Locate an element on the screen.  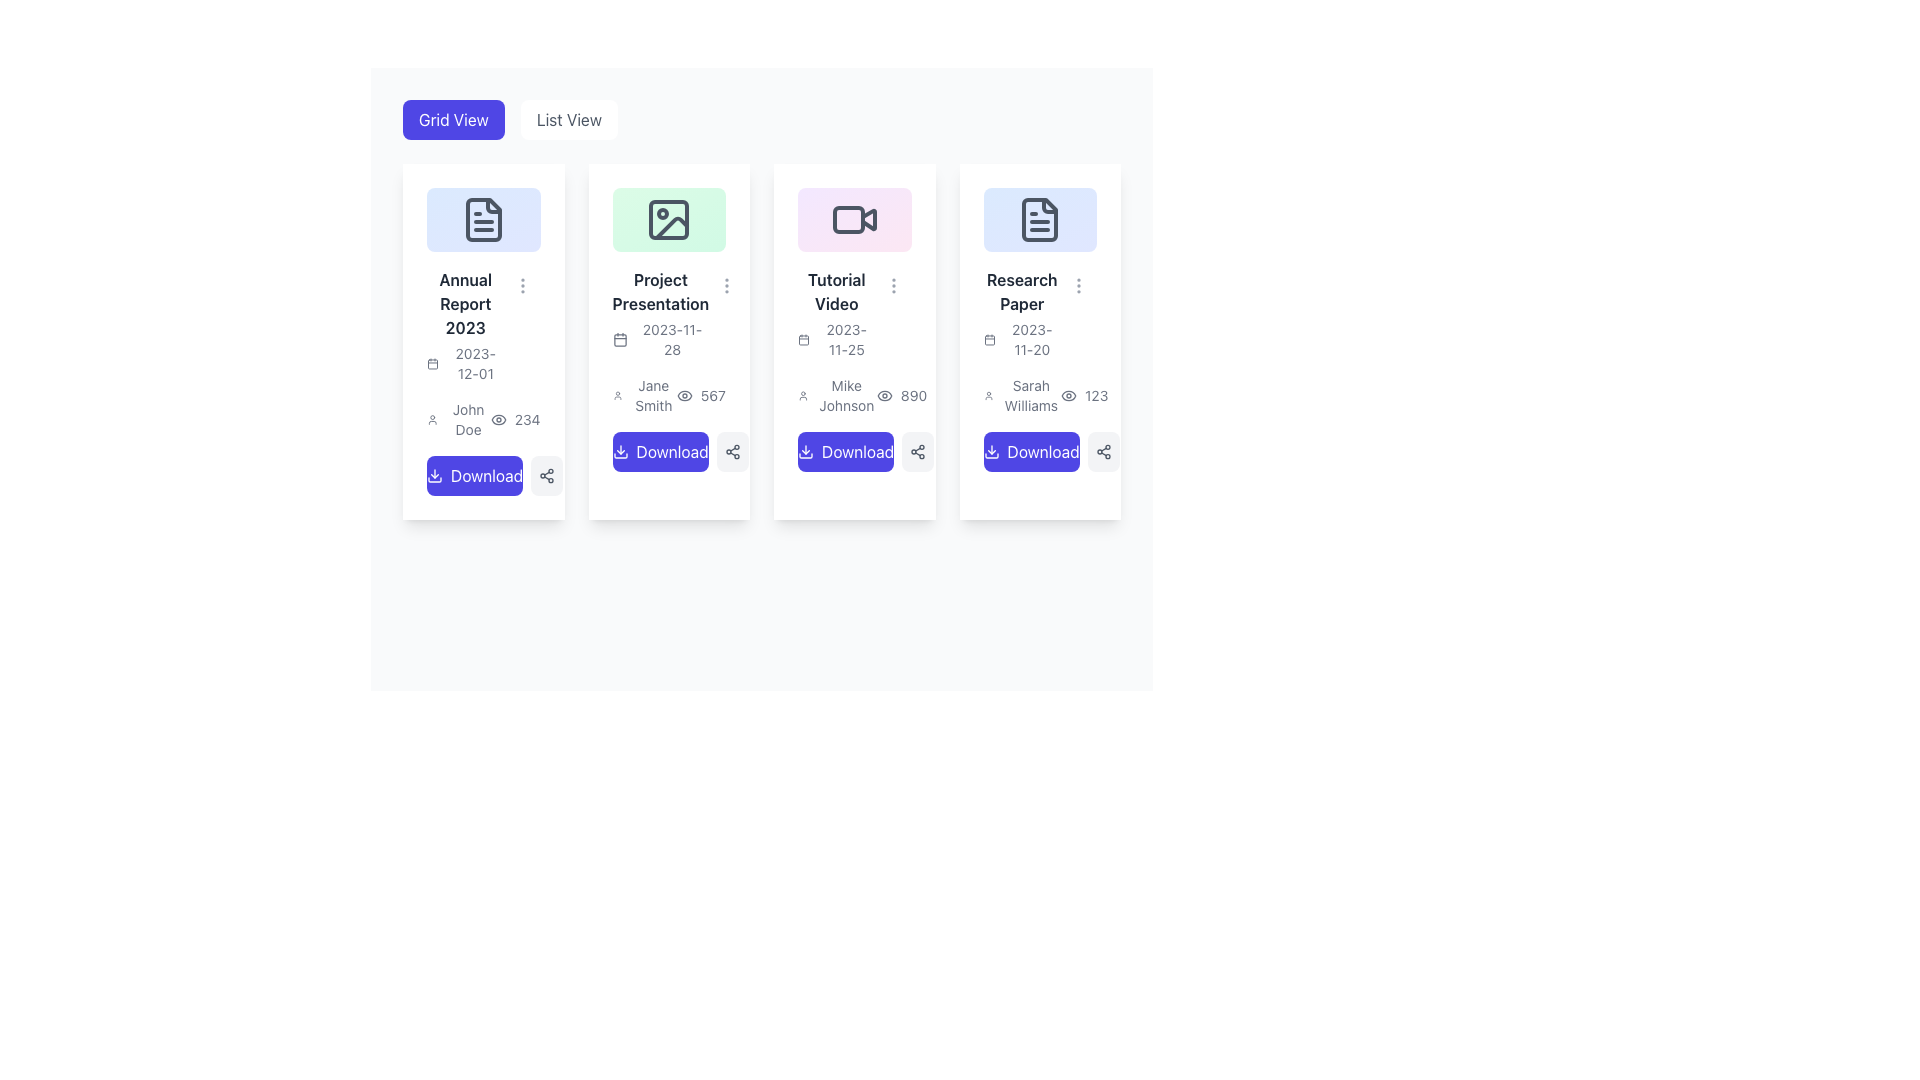
bold, font-semibold text snippet labeled 'Annual Report 2023' located beneath the document icon and above the date information '2023-12-01' in the first card of the grid layout is located at coordinates (464, 303).